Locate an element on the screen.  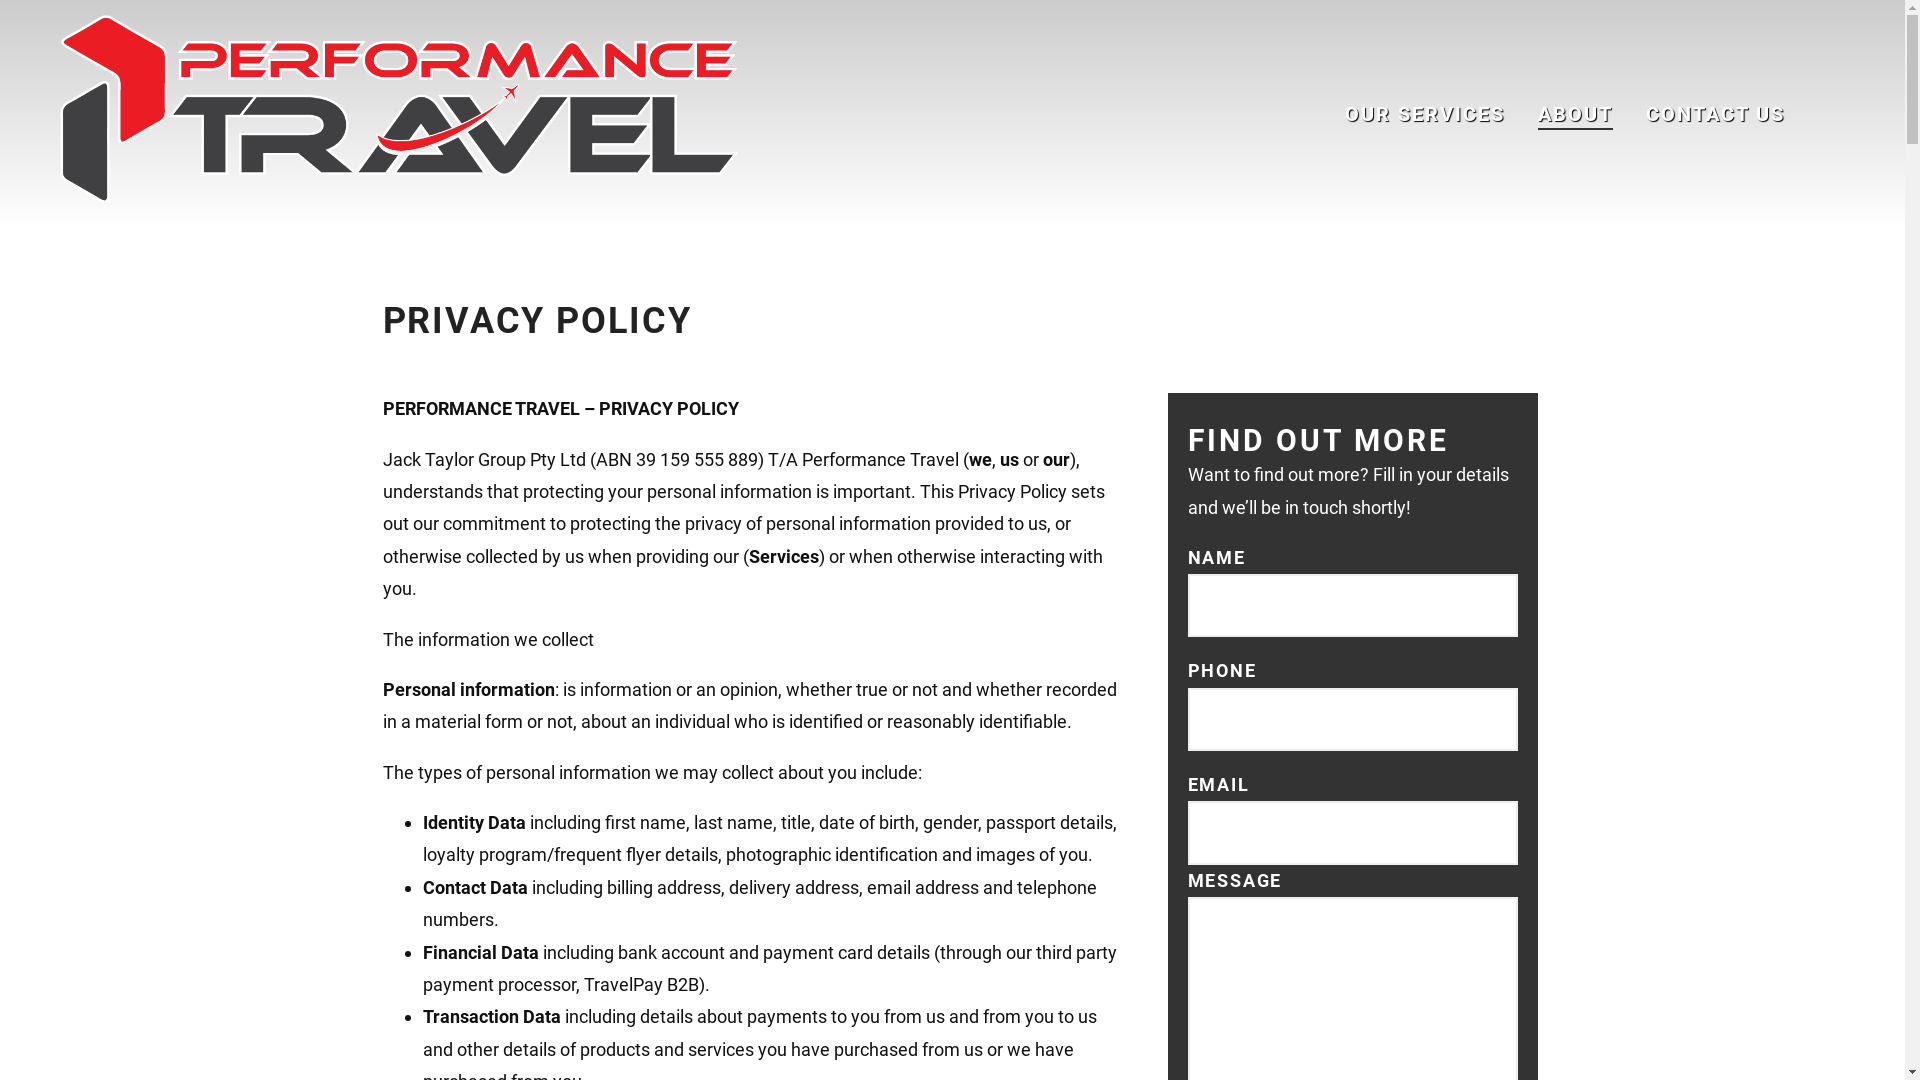
'OUR SERVICES' is located at coordinates (1424, 114).